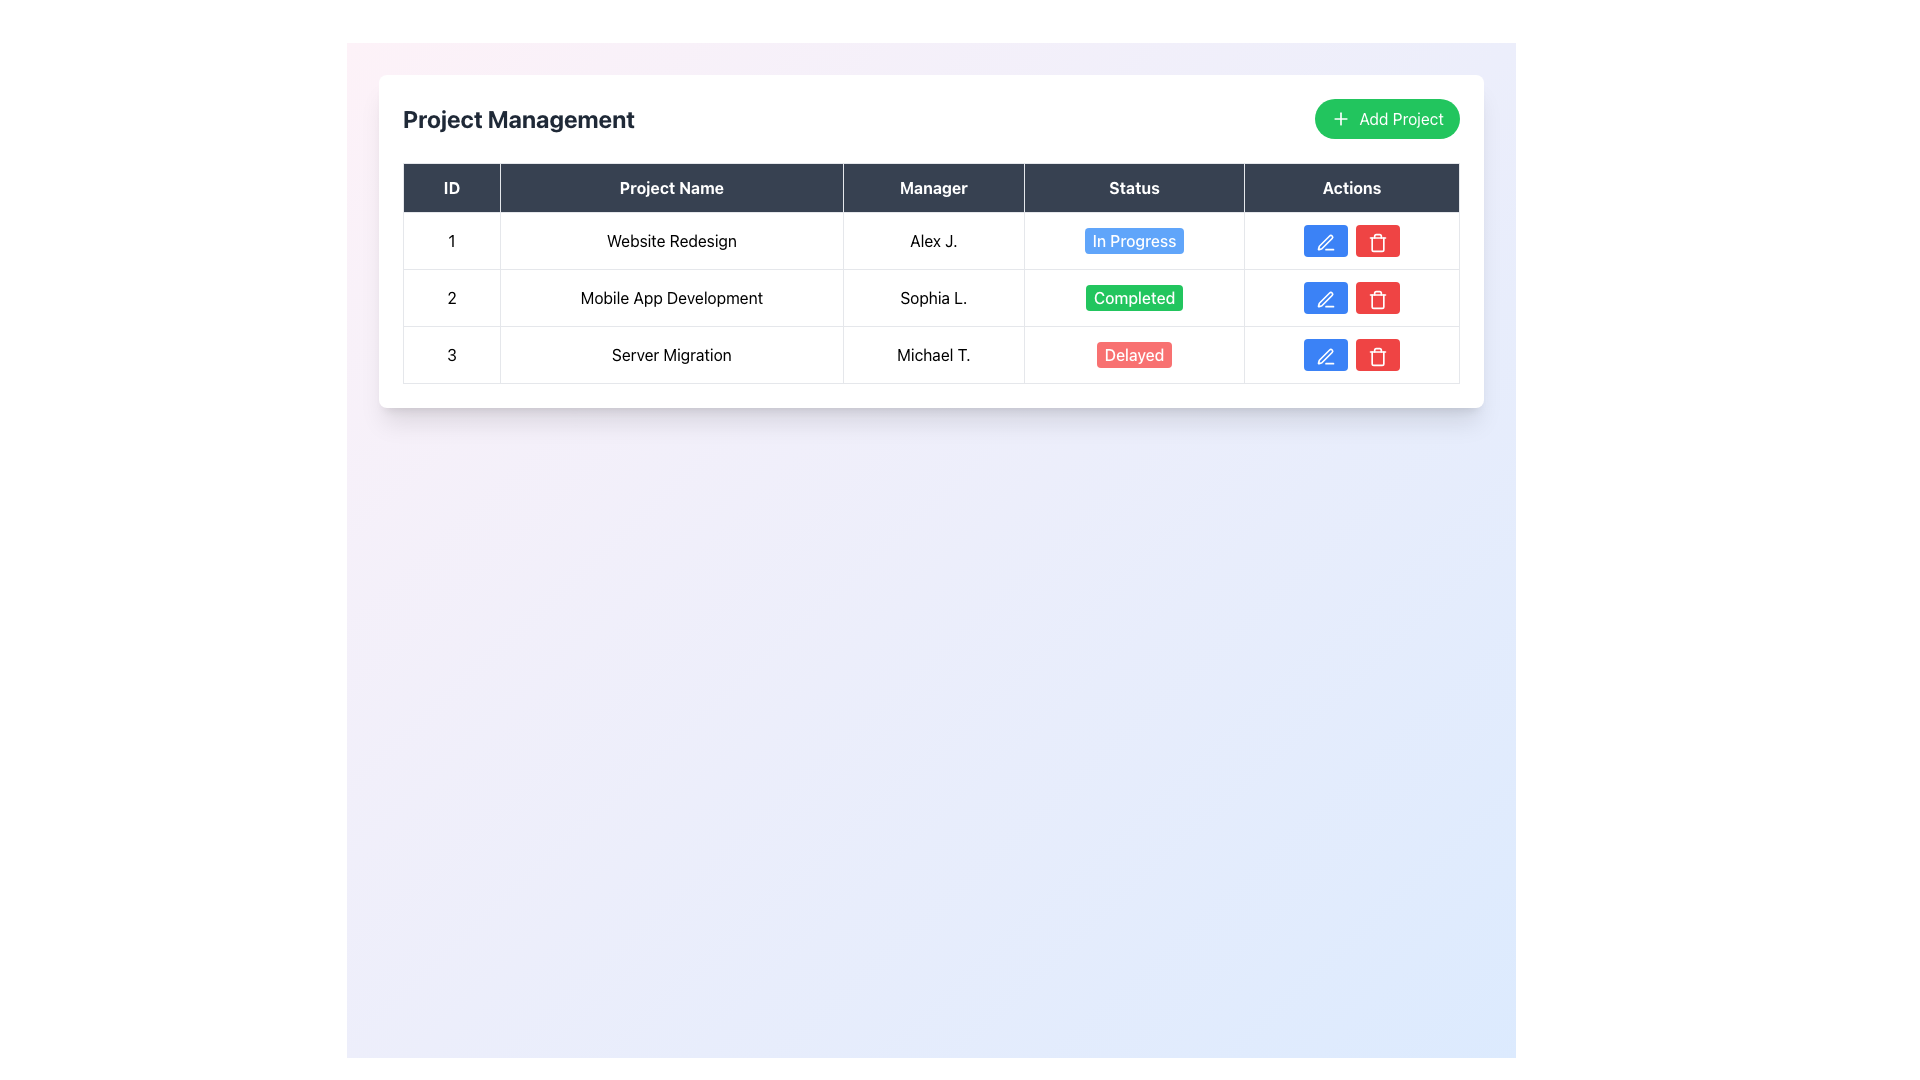 Image resolution: width=1920 pixels, height=1080 pixels. Describe the element at coordinates (930, 188) in the screenshot. I see `the Table Header Row which contains the headers 'ID', 'Project Name', 'Manager', 'Status', and 'Actions' located below the 'Project Management' title` at that location.